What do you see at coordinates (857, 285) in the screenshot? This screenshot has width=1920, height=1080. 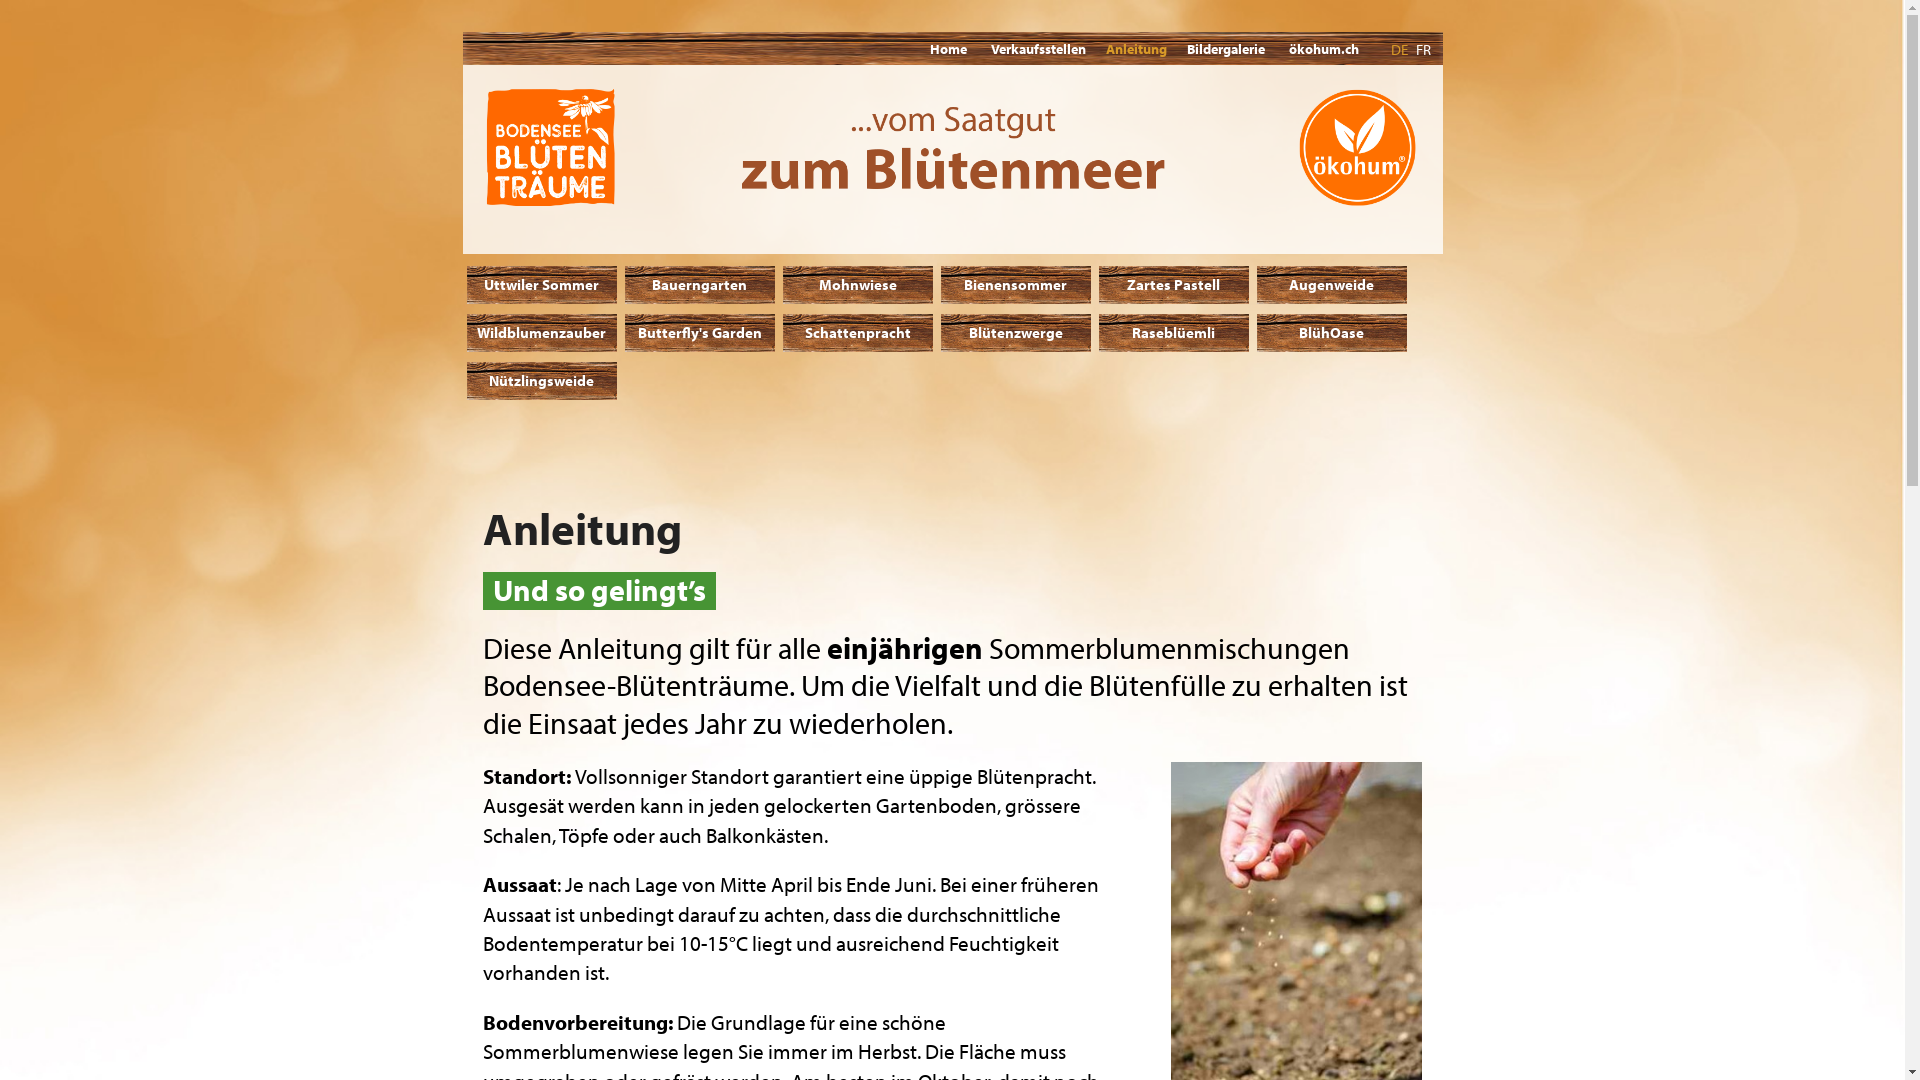 I see `'Mohnwiese'` at bounding box center [857, 285].